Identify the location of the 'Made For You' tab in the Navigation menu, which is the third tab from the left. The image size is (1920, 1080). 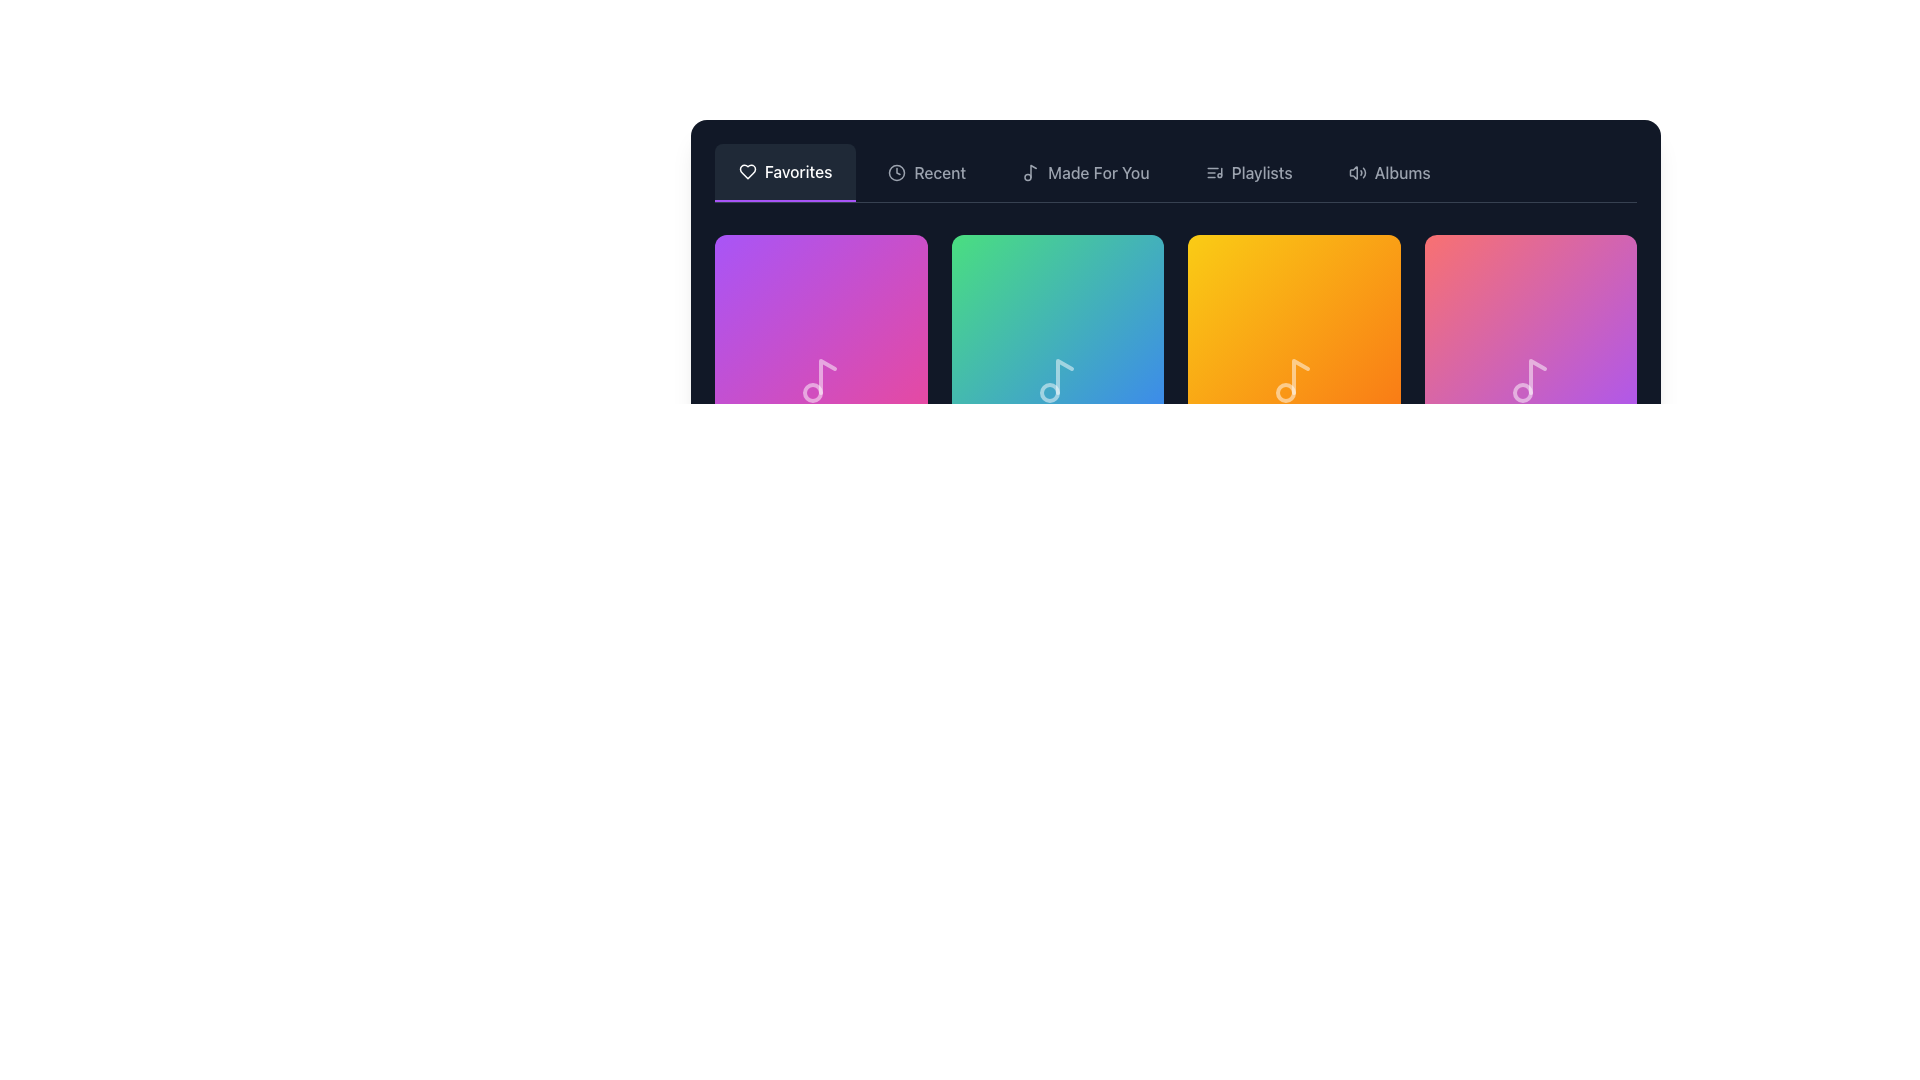
(1084, 172).